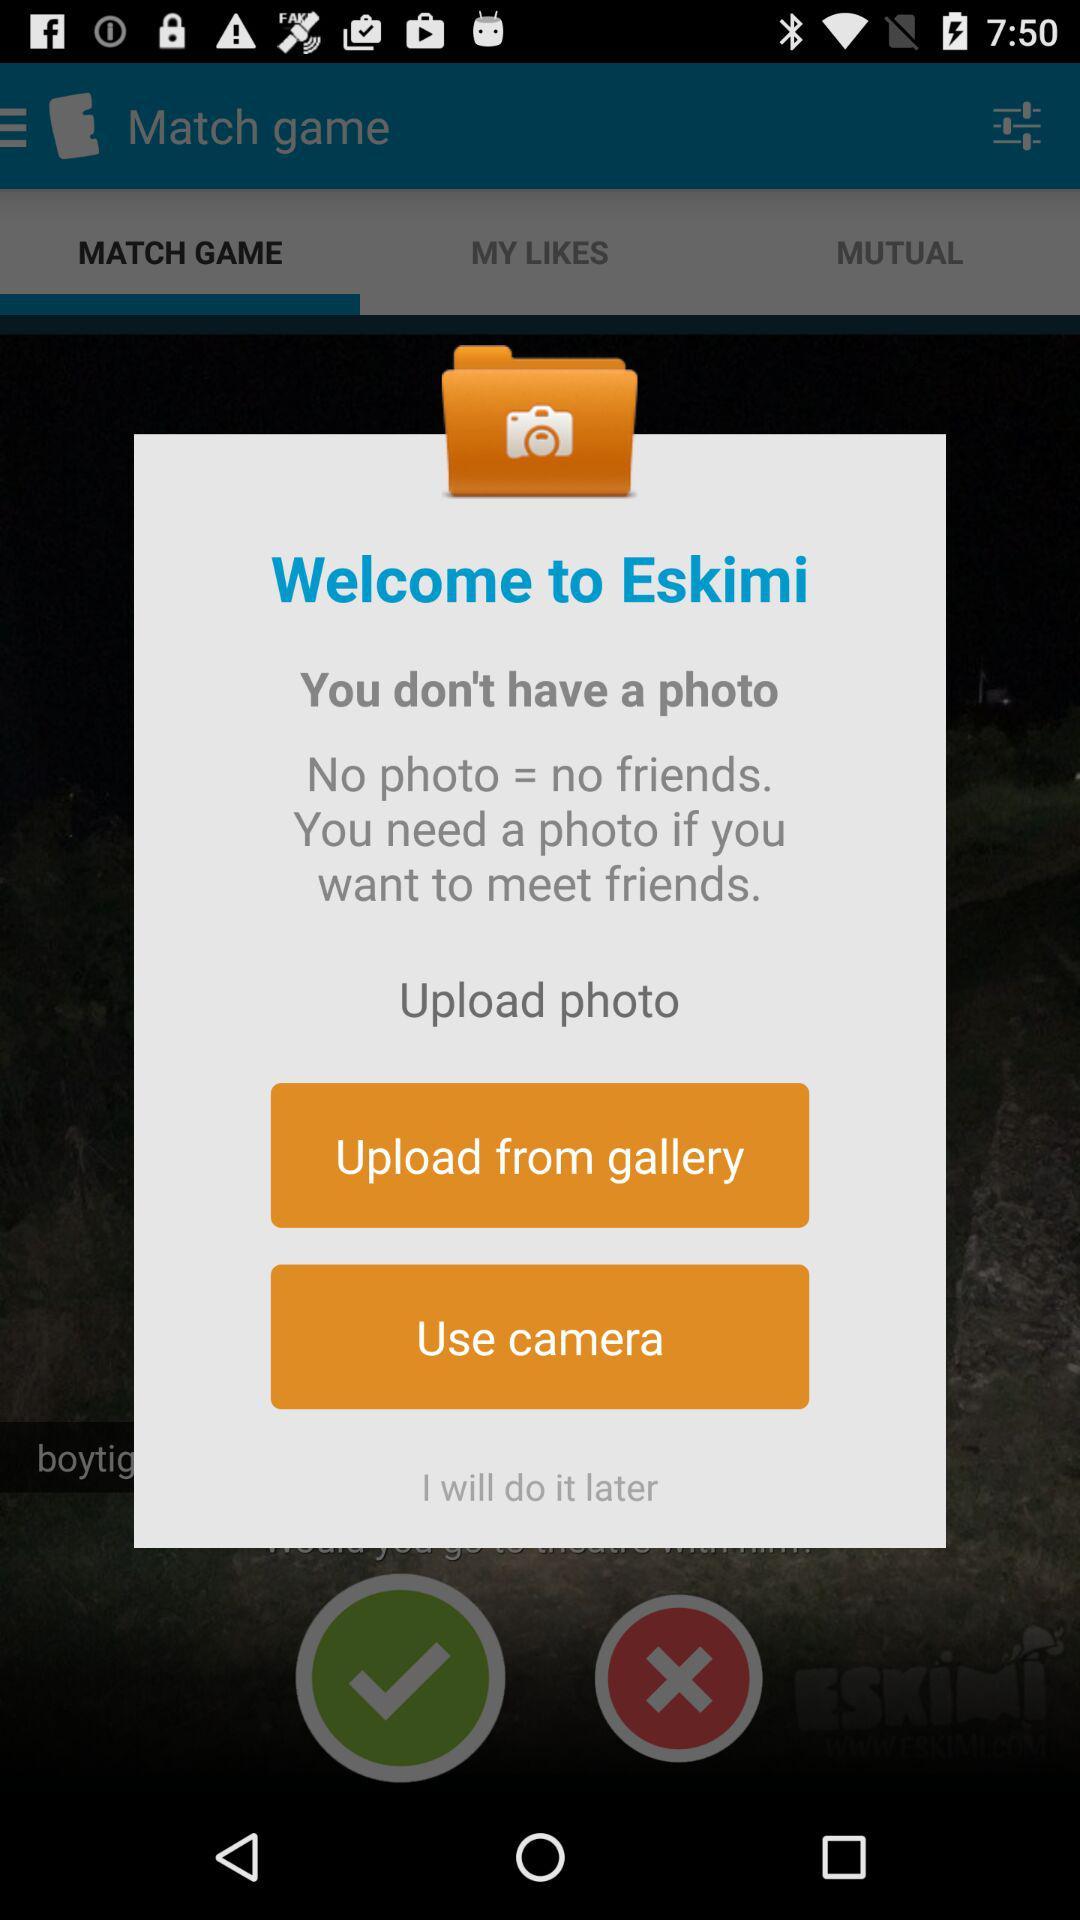  Describe the element at coordinates (540, 1478) in the screenshot. I see `the i will do item` at that location.